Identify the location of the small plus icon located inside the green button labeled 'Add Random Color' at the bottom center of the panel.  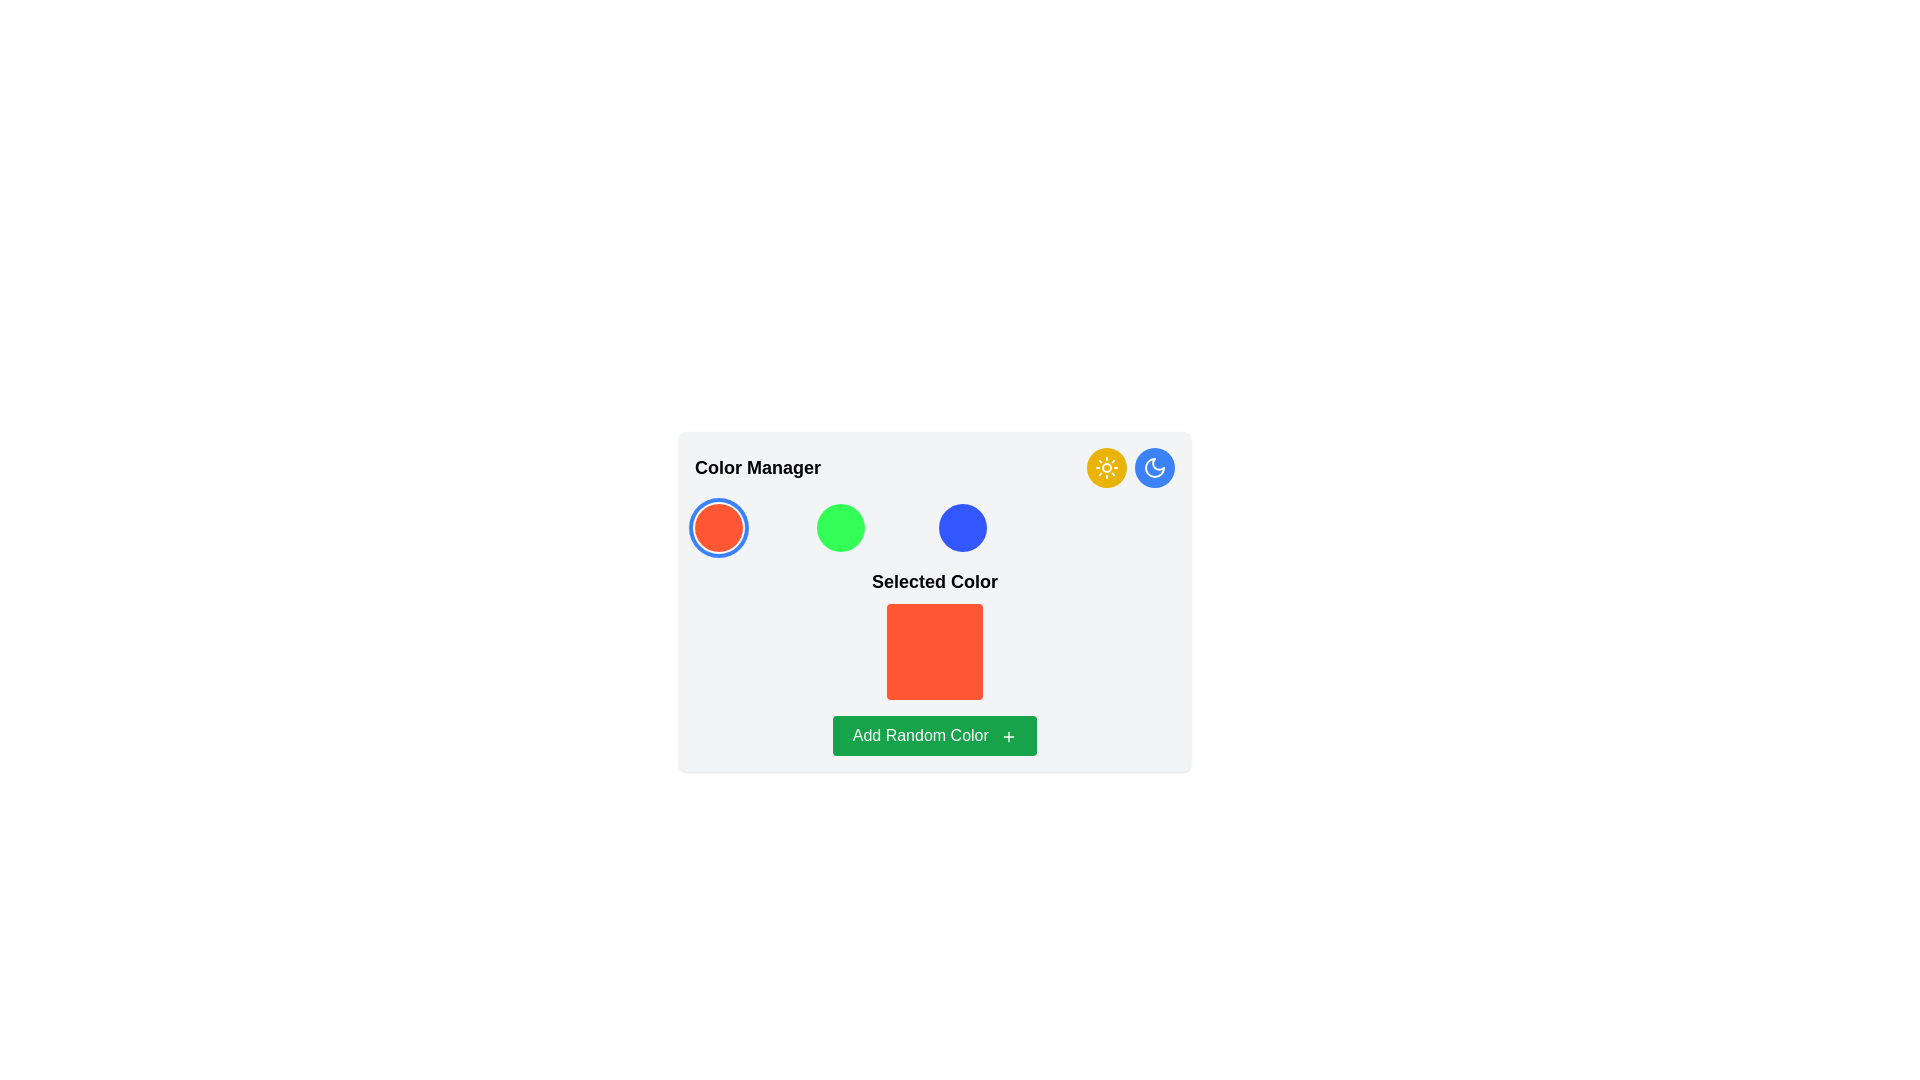
(1009, 736).